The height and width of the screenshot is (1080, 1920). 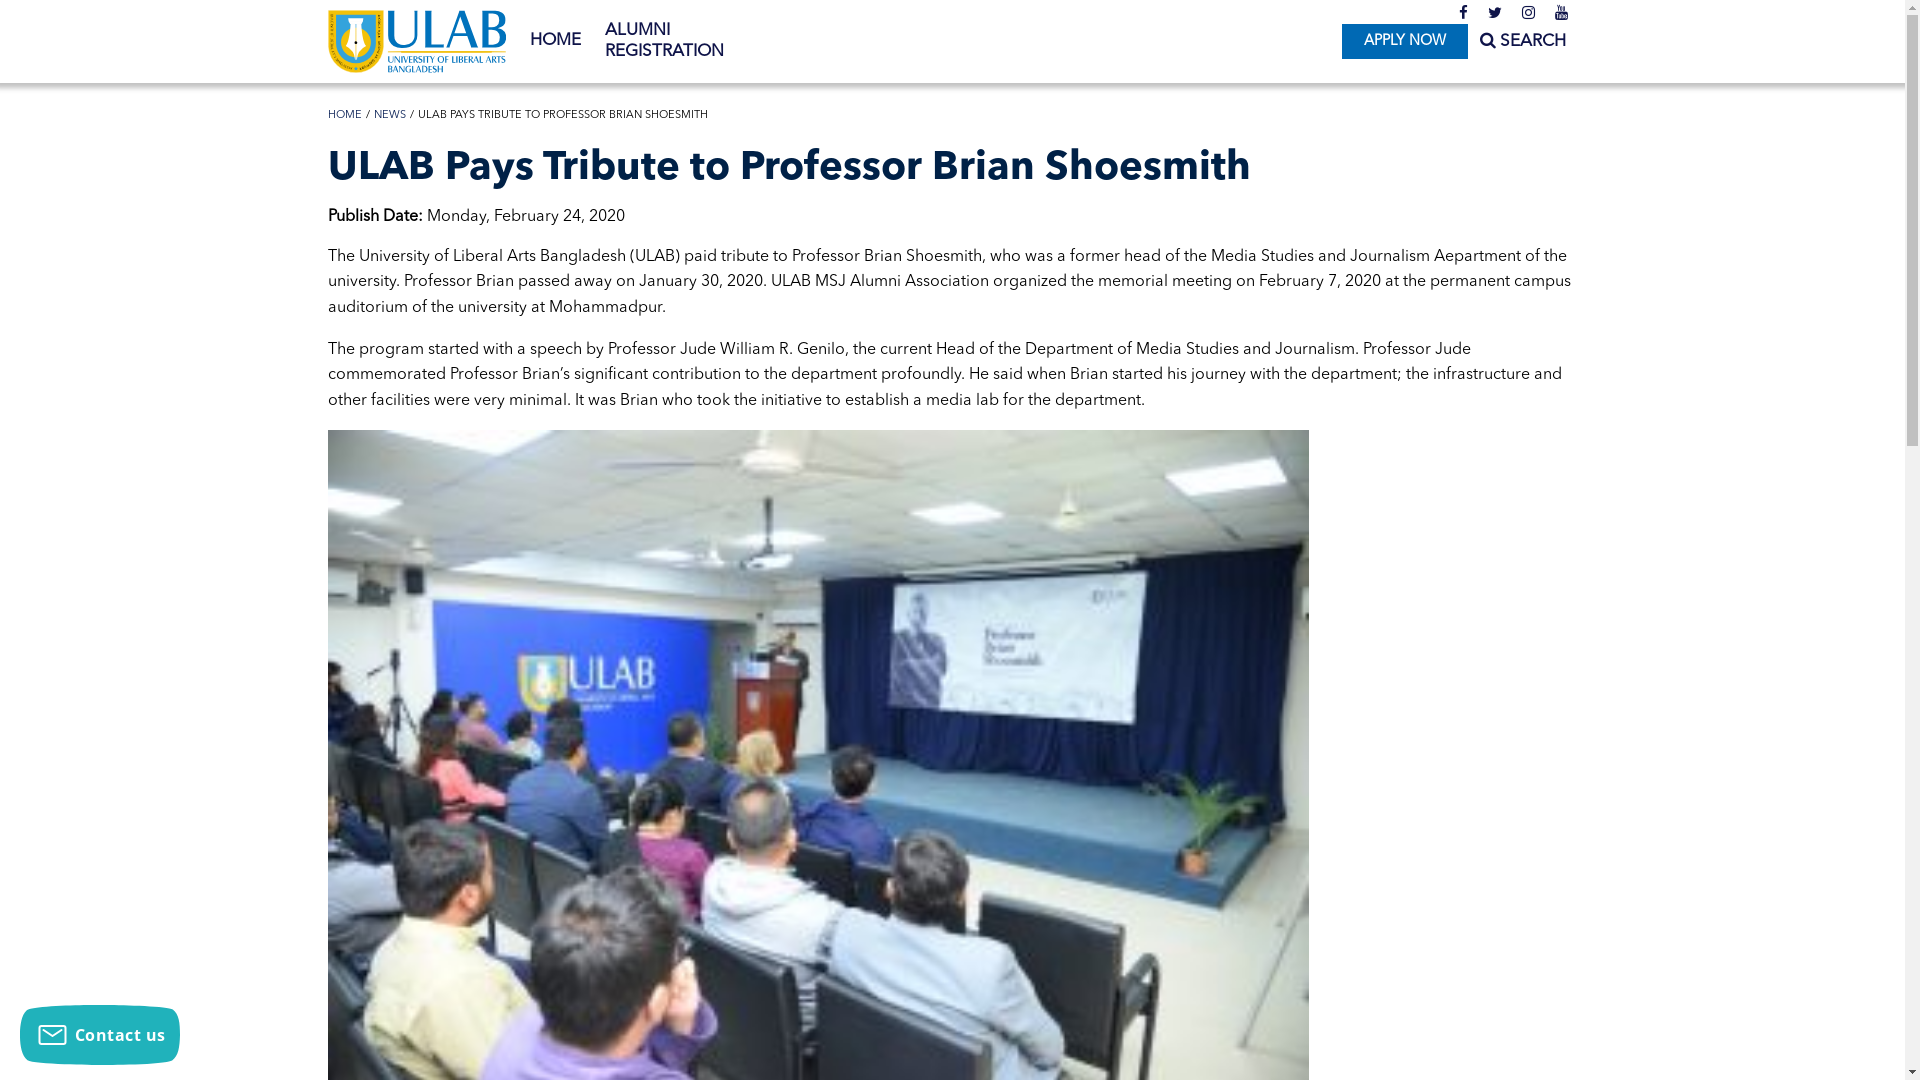 What do you see at coordinates (1403, 41) in the screenshot?
I see `'APPLY NOW'` at bounding box center [1403, 41].